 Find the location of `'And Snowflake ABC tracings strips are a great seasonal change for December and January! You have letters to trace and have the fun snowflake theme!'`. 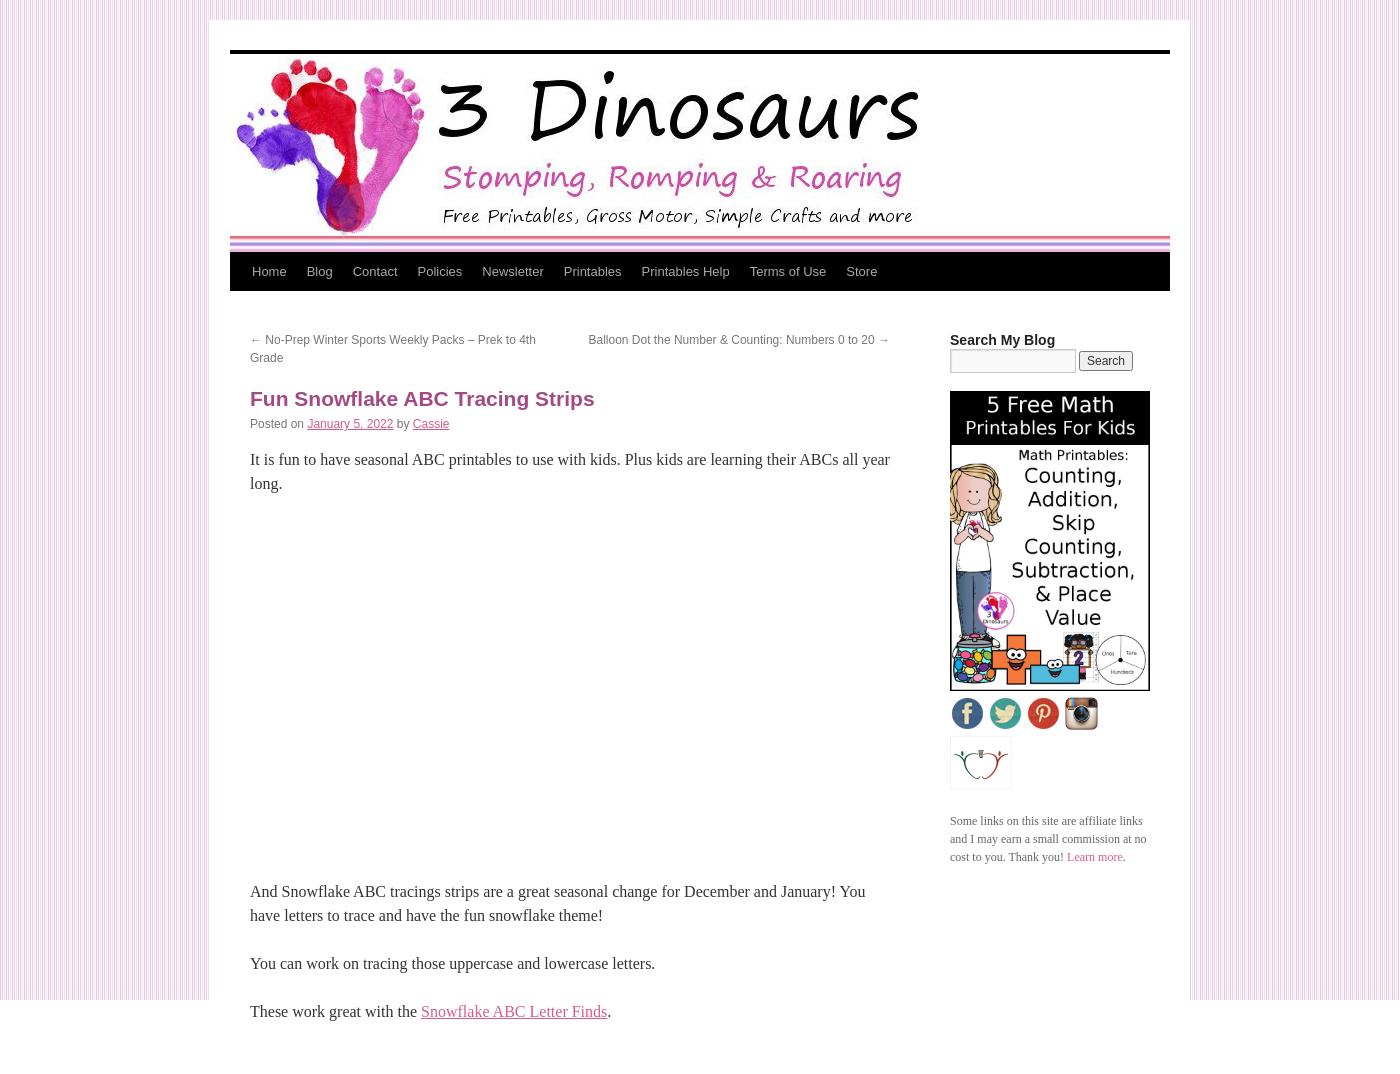

'And Snowflake ABC tracings strips are a great seasonal change for December and January! You have letters to trace and have the fun snowflake theme!' is located at coordinates (557, 902).